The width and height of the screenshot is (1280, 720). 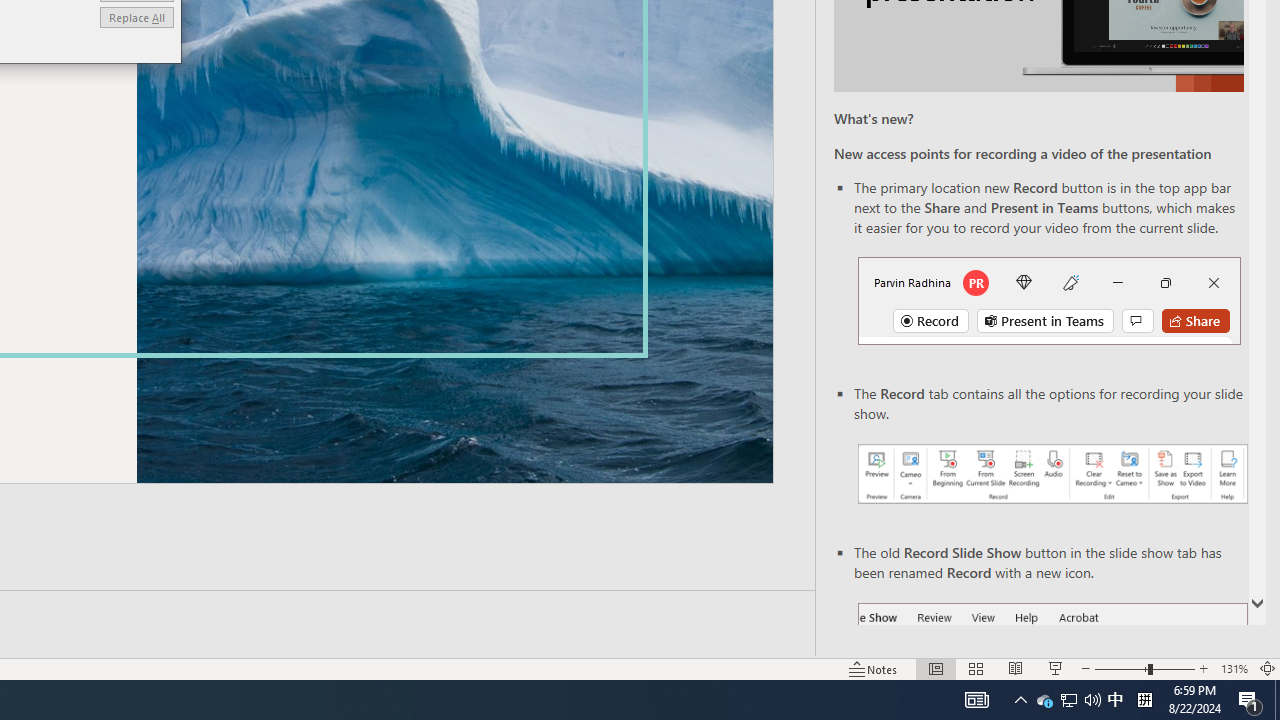 What do you see at coordinates (1250, 698) in the screenshot?
I see `'Action Center, 1 new notification'` at bounding box center [1250, 698].